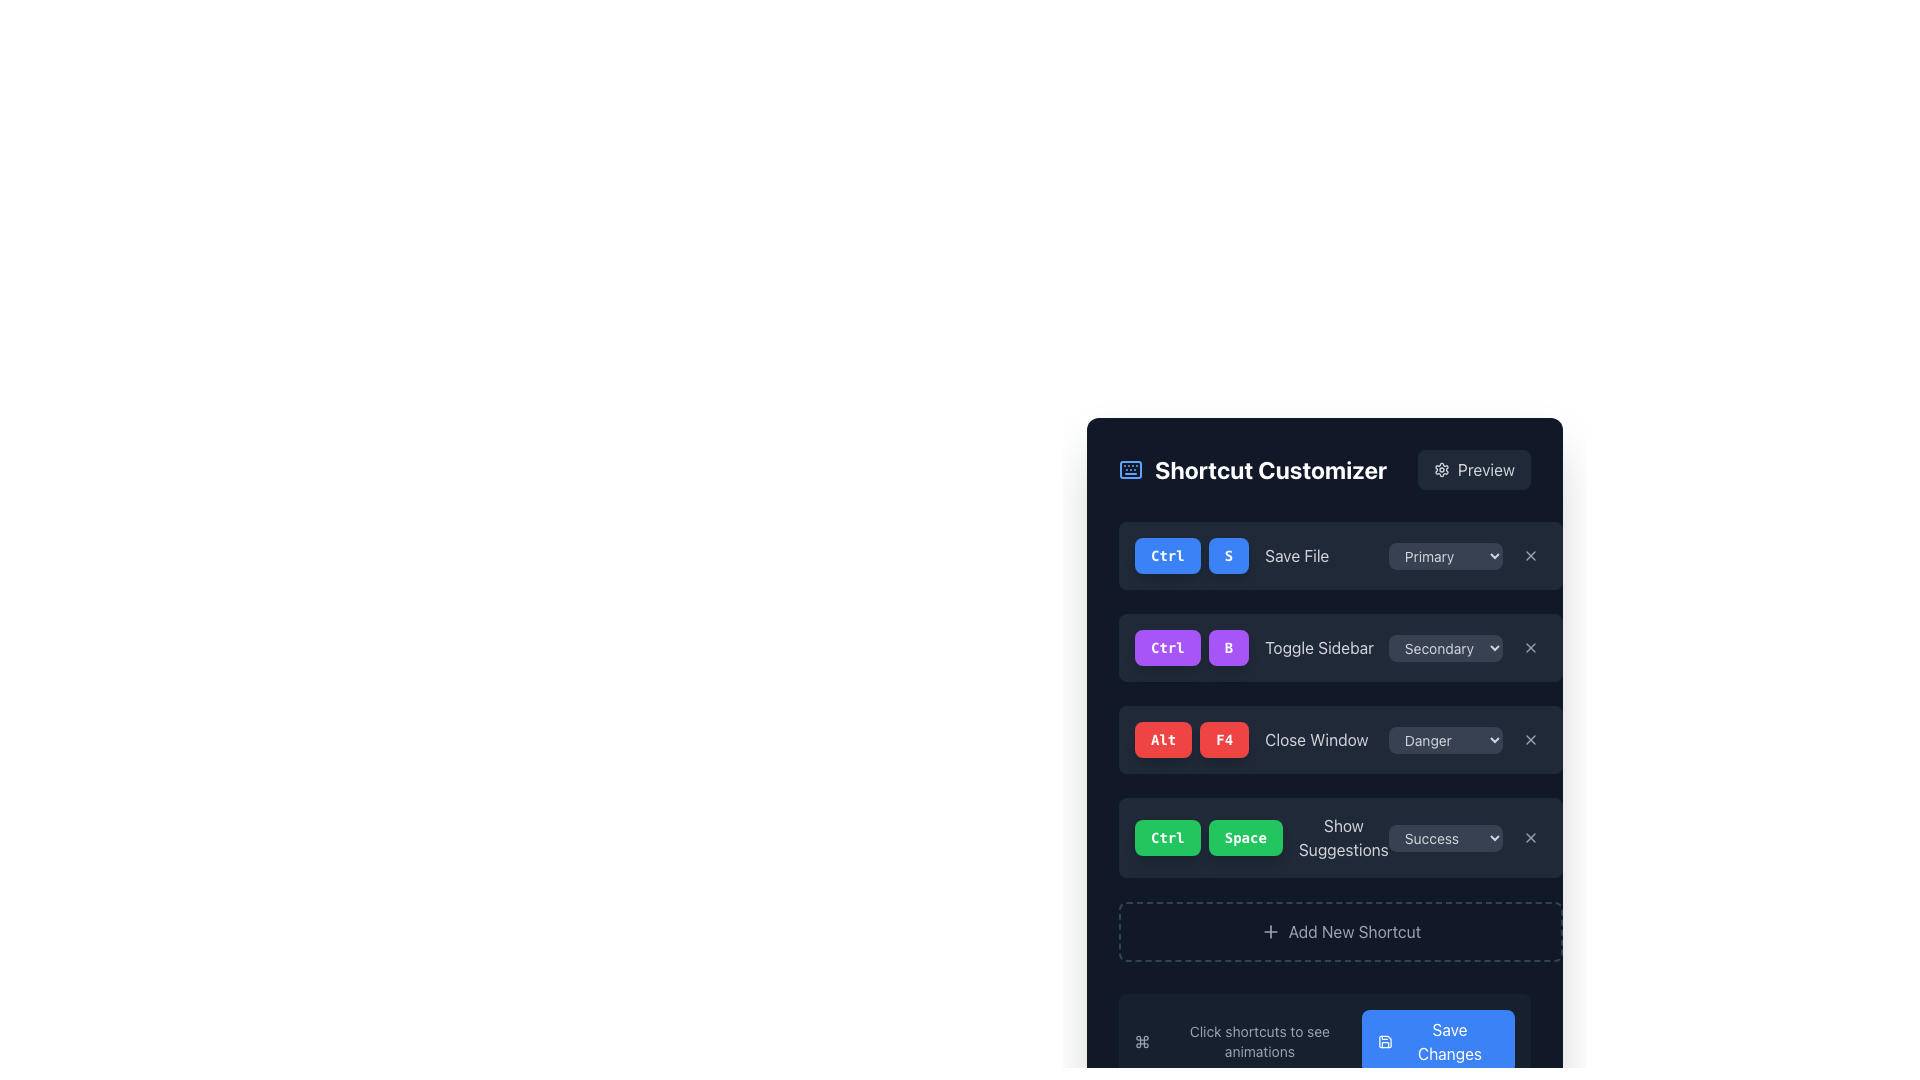 This screenshot has width=1920, height=1080. Describe the element at coordinates (1445, 837) in the screenshot. I see `on the dropdown menu trigger that allows the user` at that location.